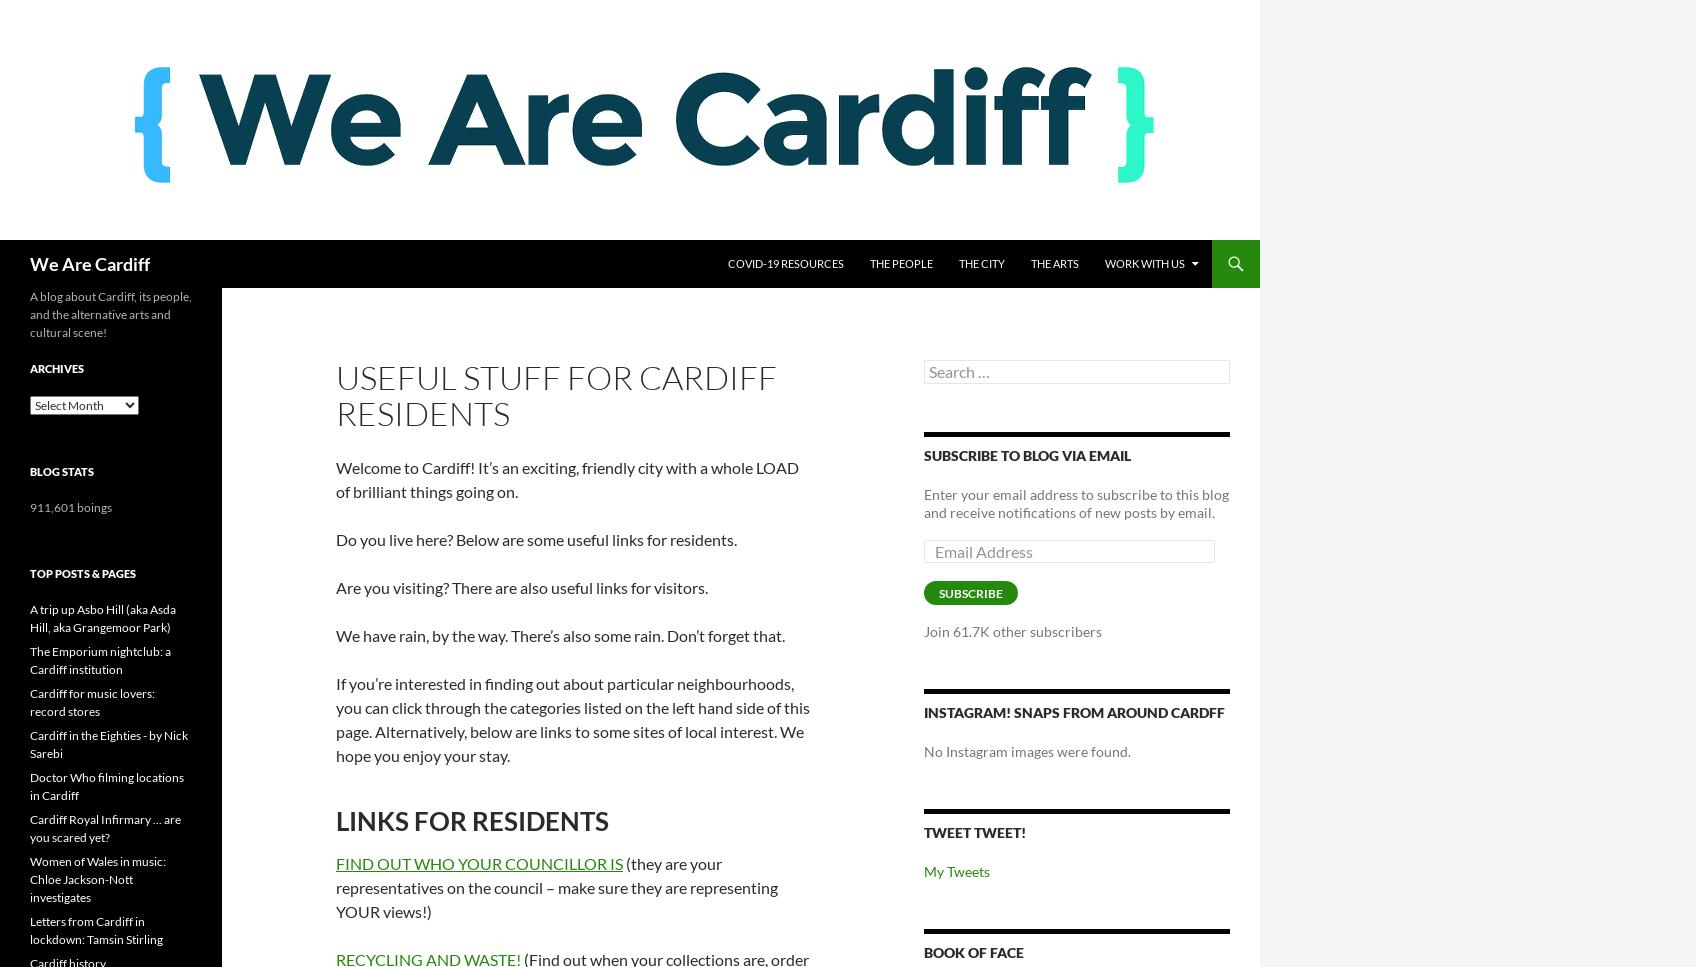 The image size is (1696, 967). I want to click on 'Do you live here? Below are some useful links for residents.', so click(335, 539).